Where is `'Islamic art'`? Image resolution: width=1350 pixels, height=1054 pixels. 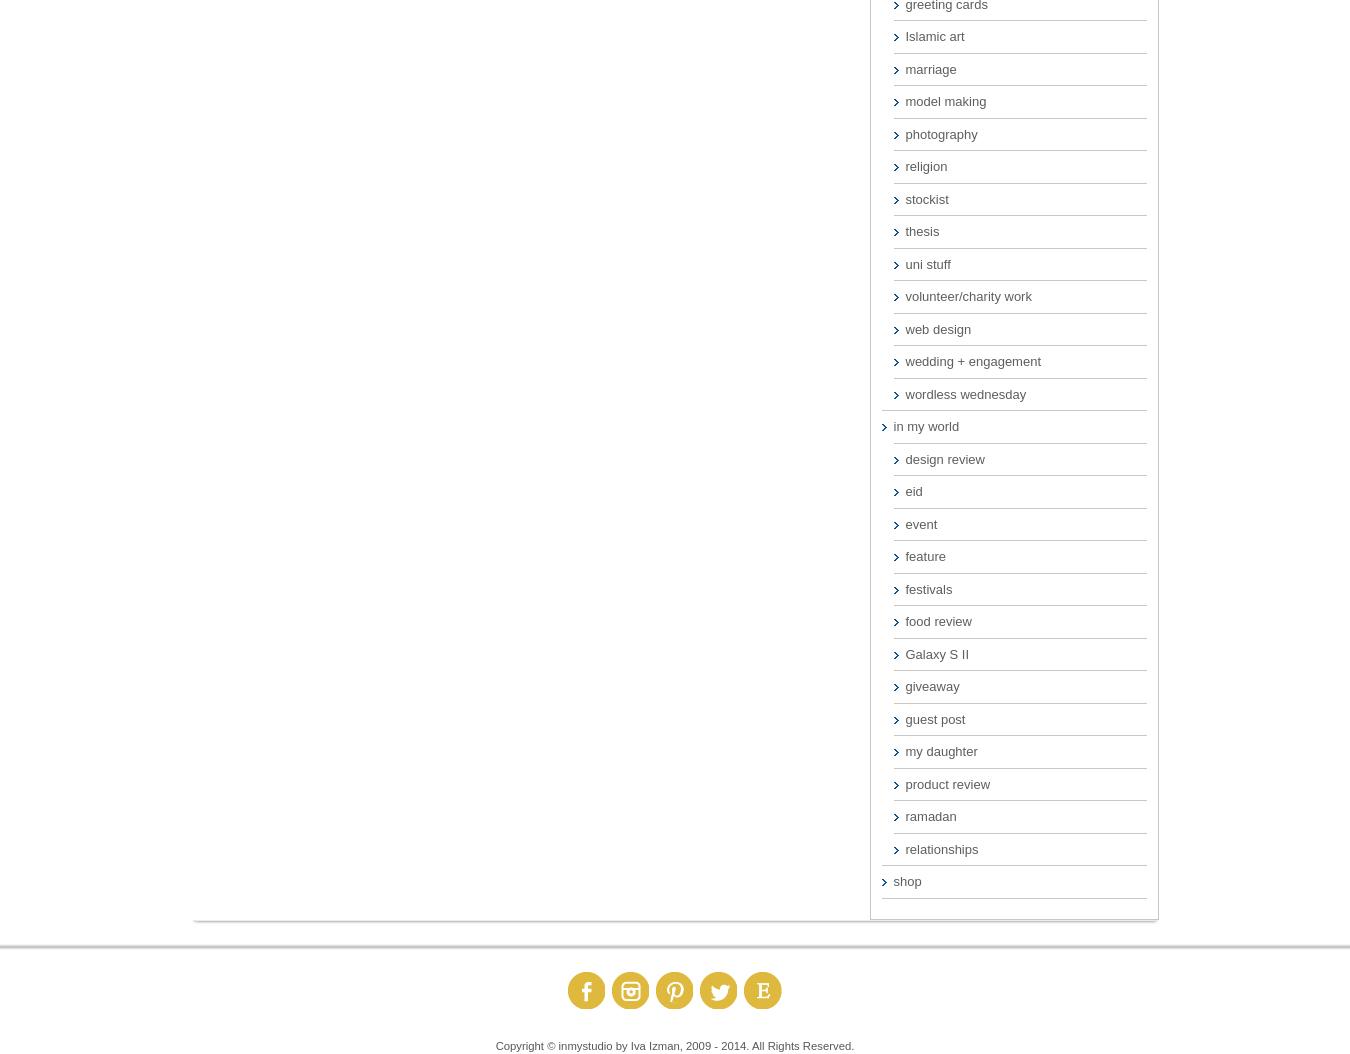 'Islamic art' is located at coordinates (933, 36).